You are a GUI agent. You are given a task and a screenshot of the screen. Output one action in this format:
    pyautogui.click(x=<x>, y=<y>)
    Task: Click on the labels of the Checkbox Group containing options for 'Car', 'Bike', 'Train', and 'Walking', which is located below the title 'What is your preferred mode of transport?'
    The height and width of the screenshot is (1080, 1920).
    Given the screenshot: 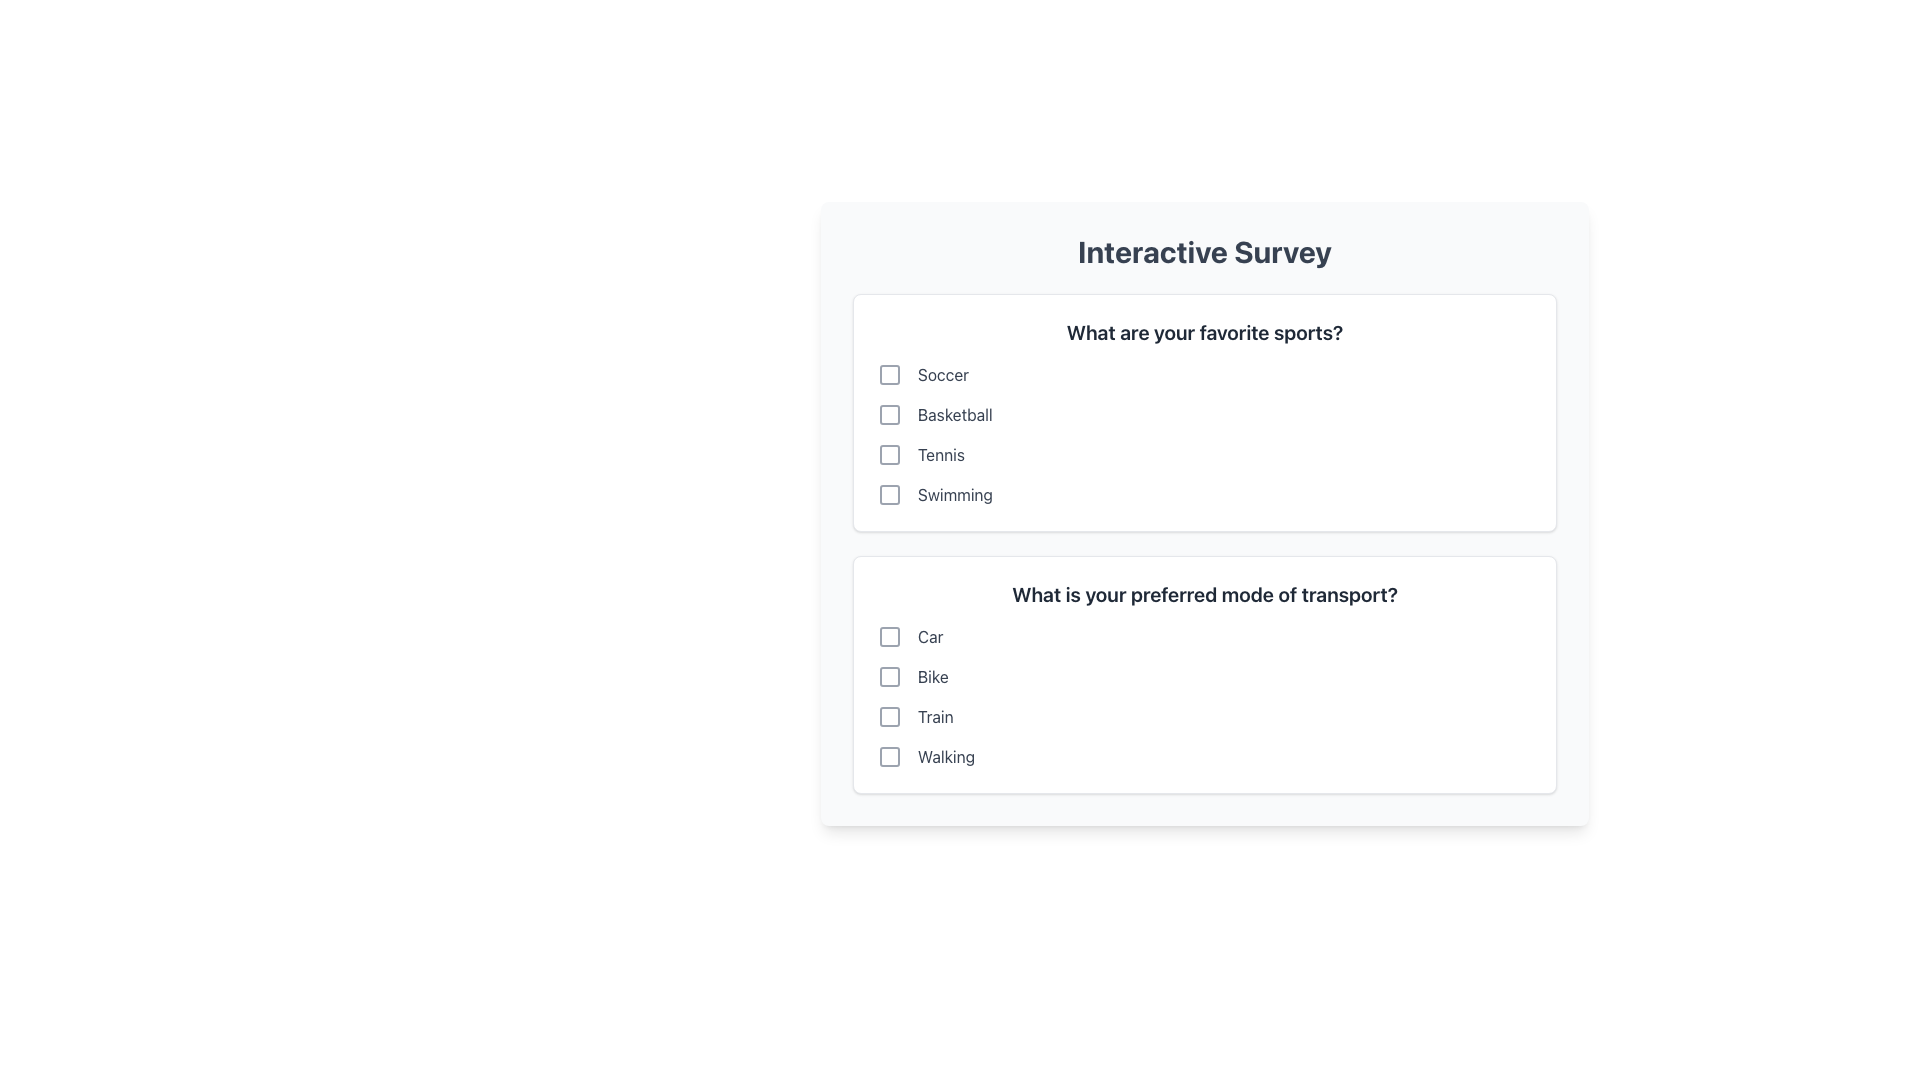 What is the action you would take?
    pyautogui.click(x=1203, y=696)
    